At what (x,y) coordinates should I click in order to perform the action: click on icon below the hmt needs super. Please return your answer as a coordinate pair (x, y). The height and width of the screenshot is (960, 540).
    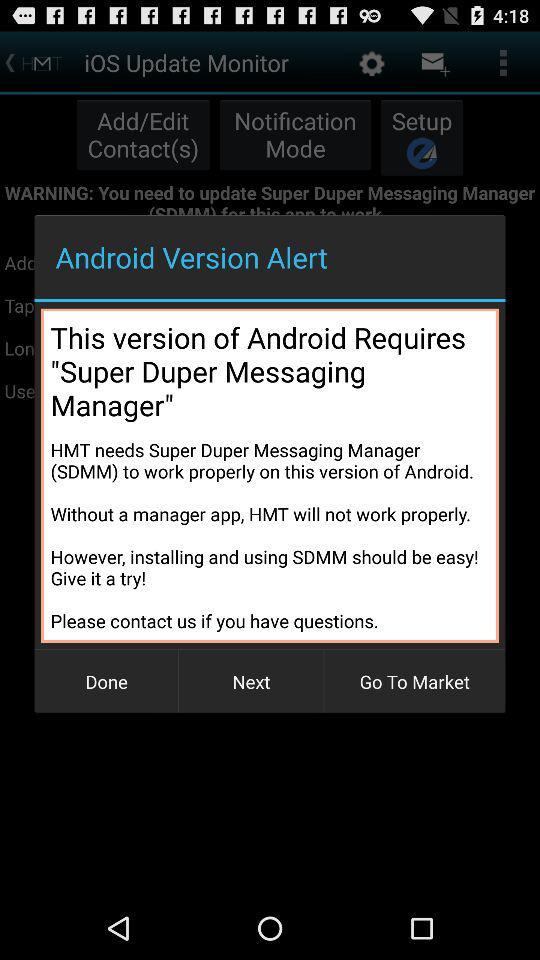
    Looking at the image, I should click on (413, 681).